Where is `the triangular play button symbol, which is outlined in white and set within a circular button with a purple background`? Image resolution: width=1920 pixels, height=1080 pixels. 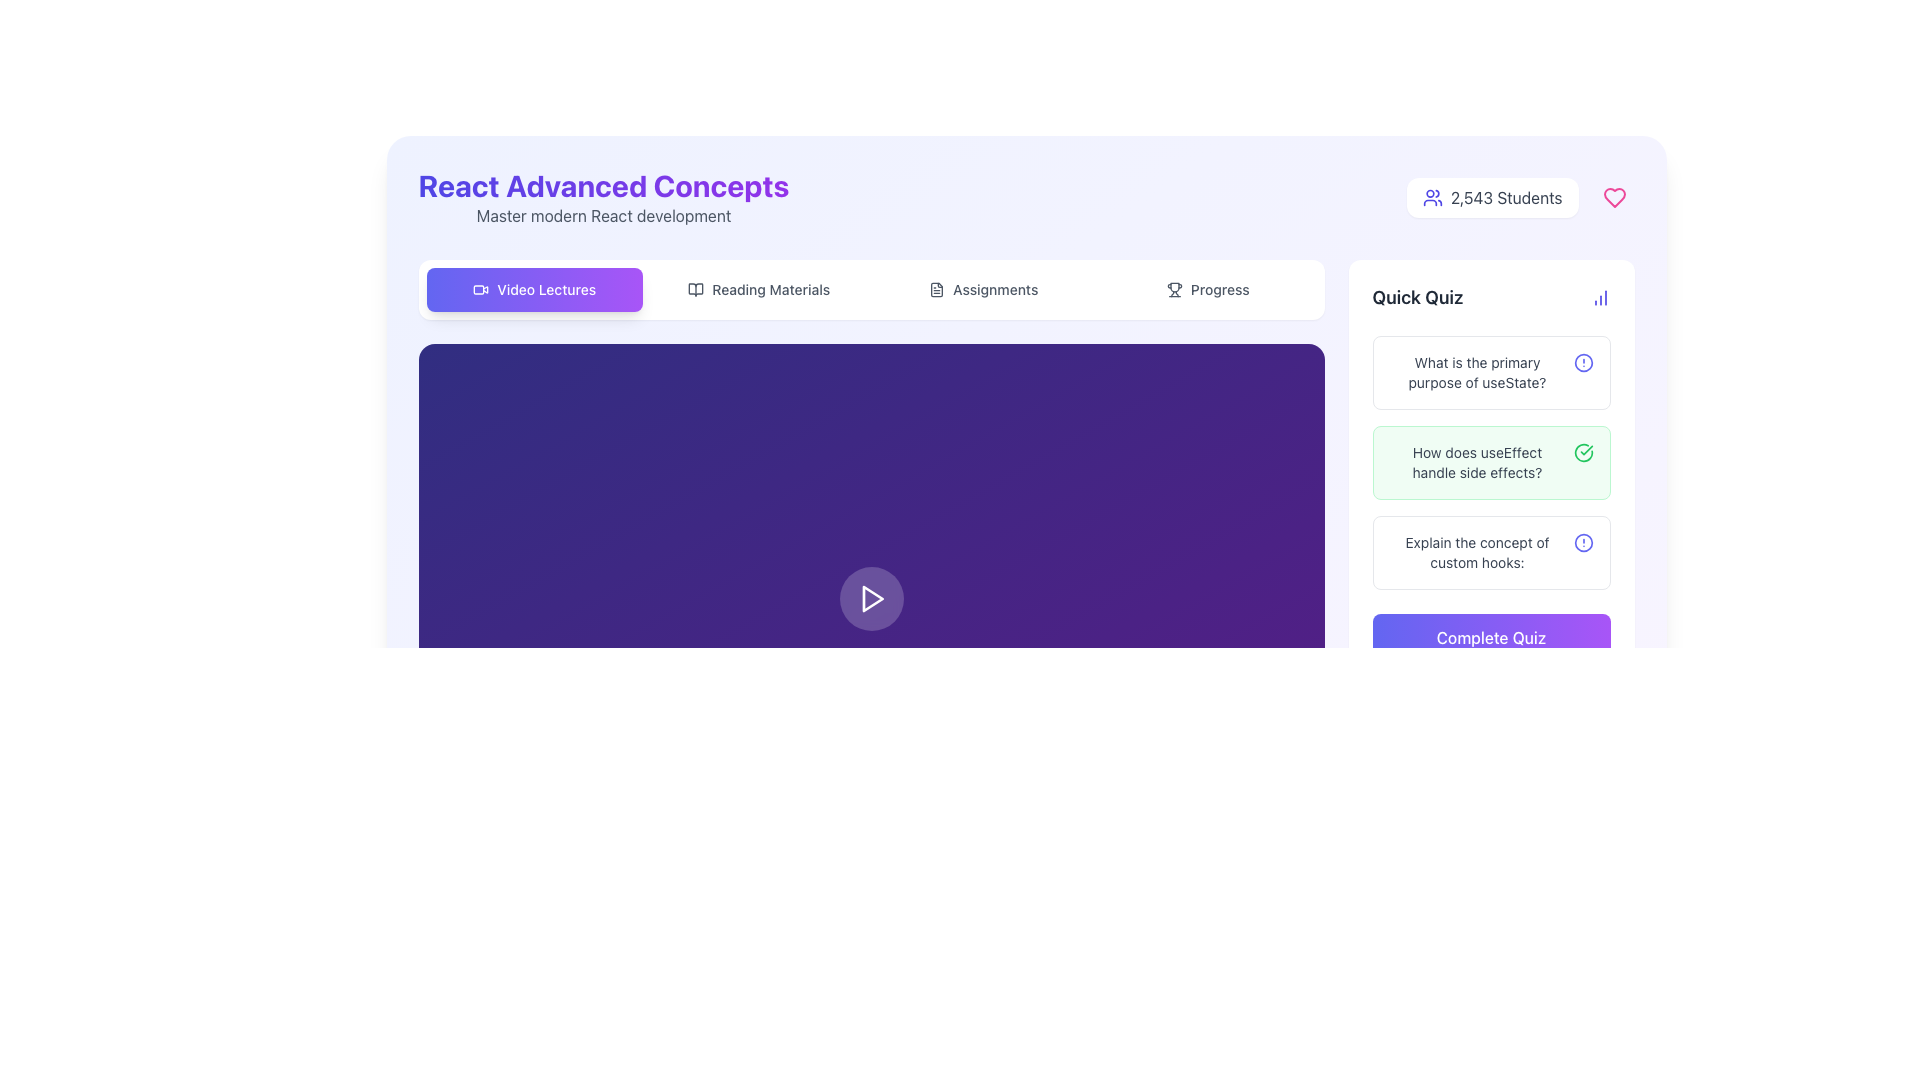
the triangular play button symbol, which is outlined in white and set within a circular button with a purple background is located at coordinates (872, 597).